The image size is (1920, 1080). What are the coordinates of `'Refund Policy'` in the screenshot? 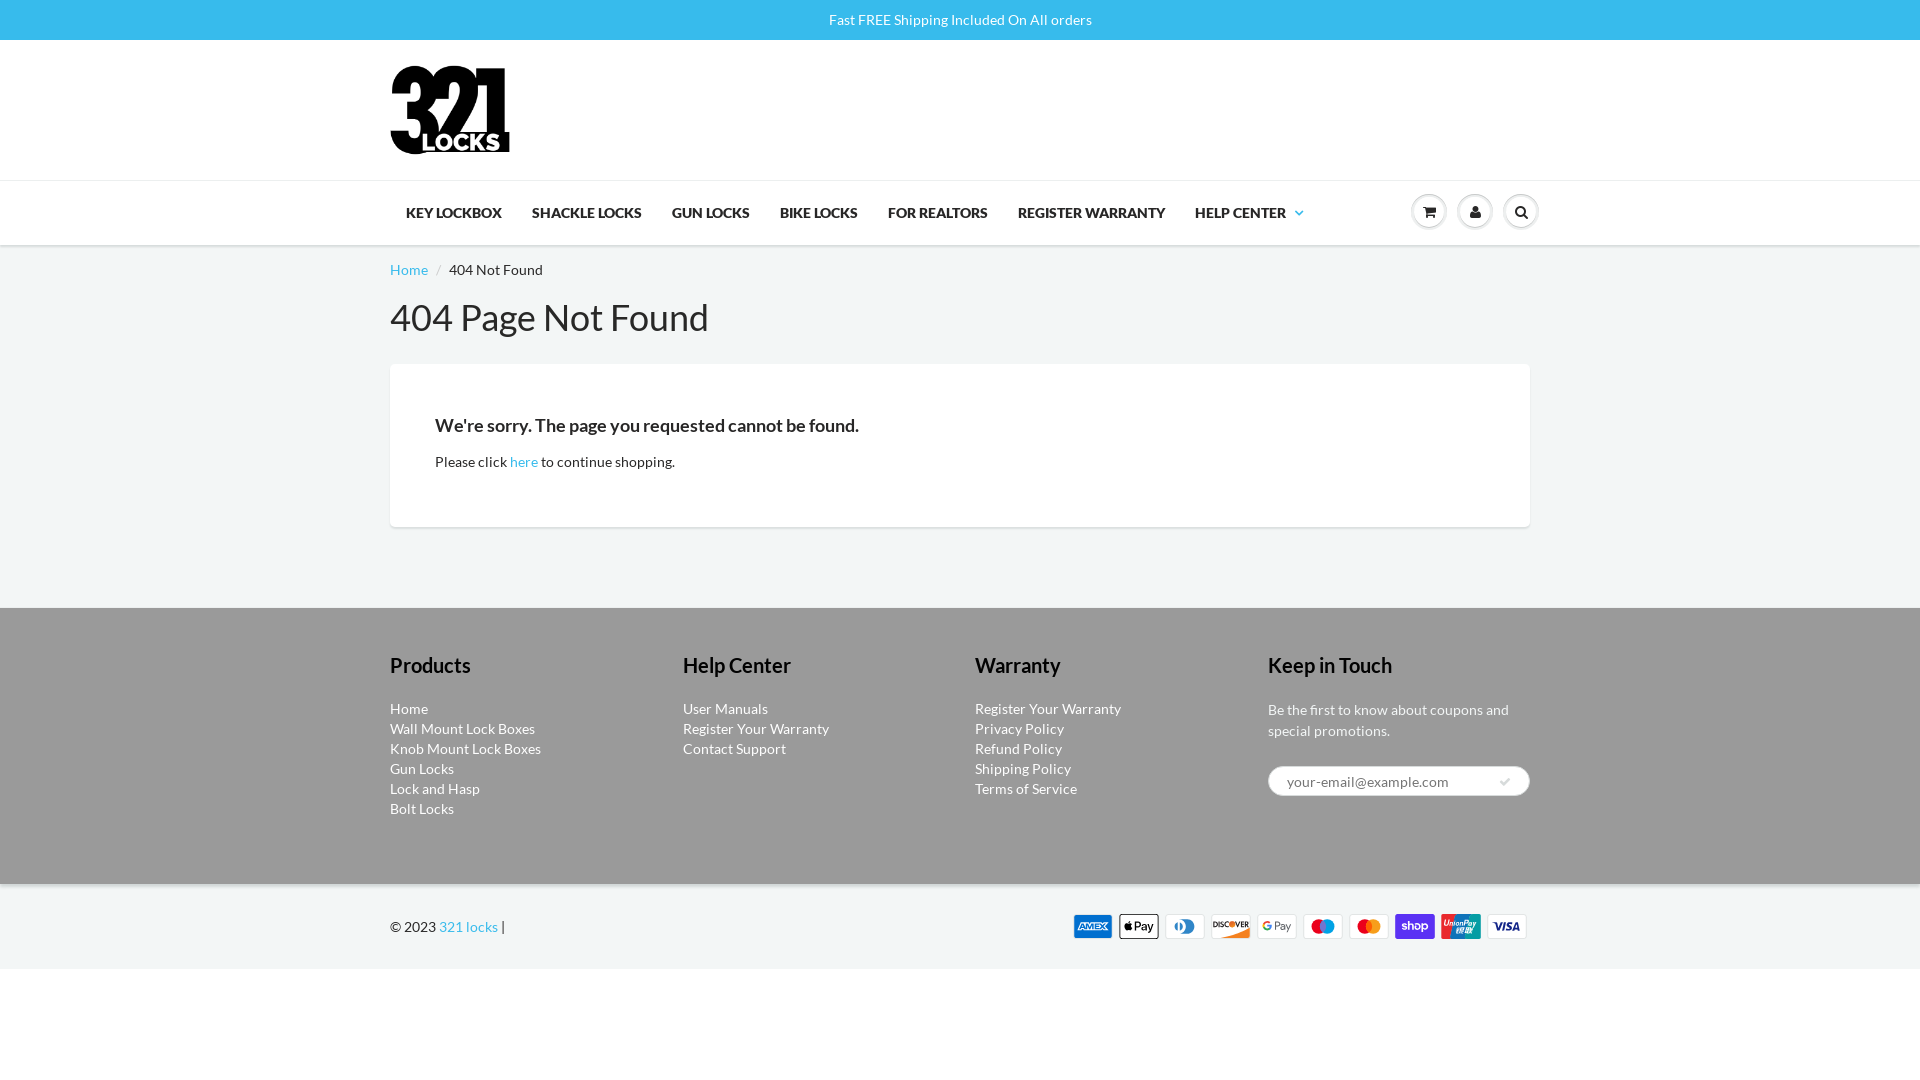 It's located at (1018, 748).